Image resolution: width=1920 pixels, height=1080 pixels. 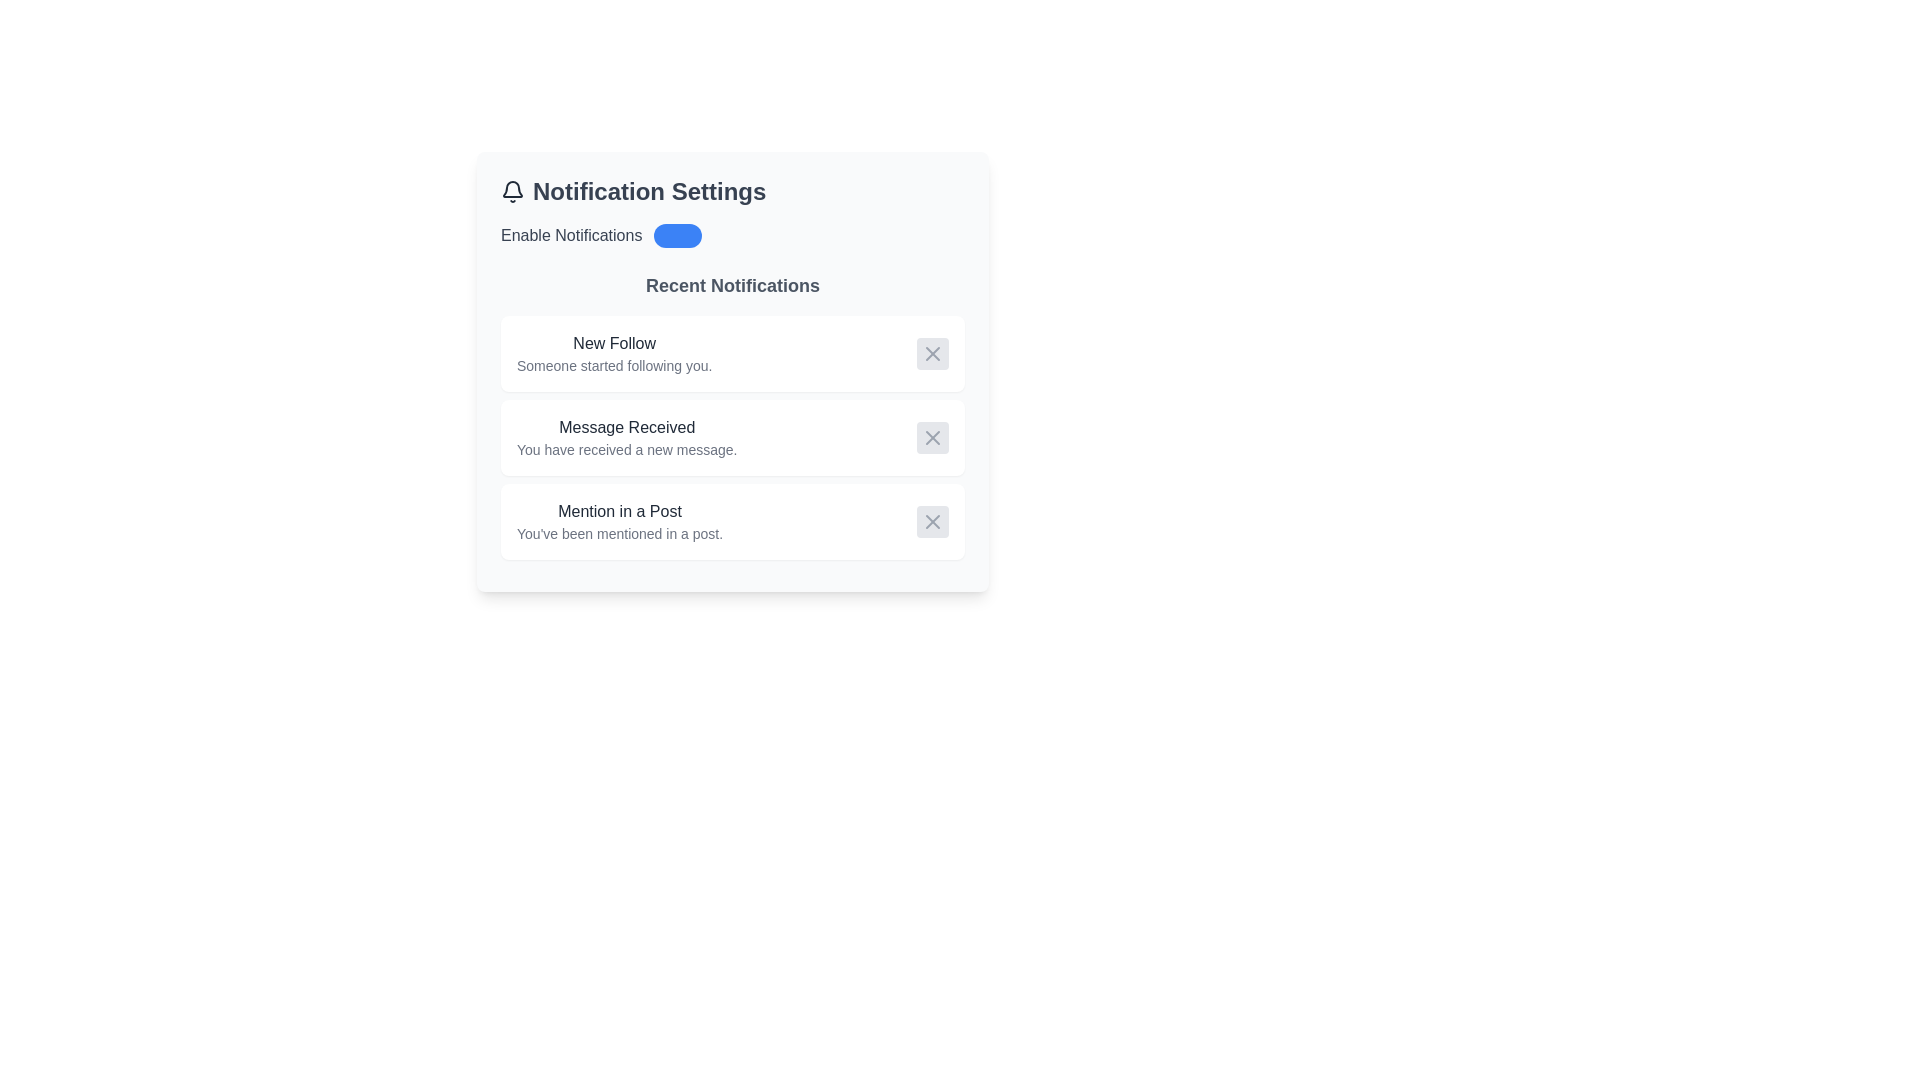 I want to click on the notification card containing the text element that informs the user about a new follower, located in the topmost position of the 'Recent Notifications' list, so click(x=613, y=353).